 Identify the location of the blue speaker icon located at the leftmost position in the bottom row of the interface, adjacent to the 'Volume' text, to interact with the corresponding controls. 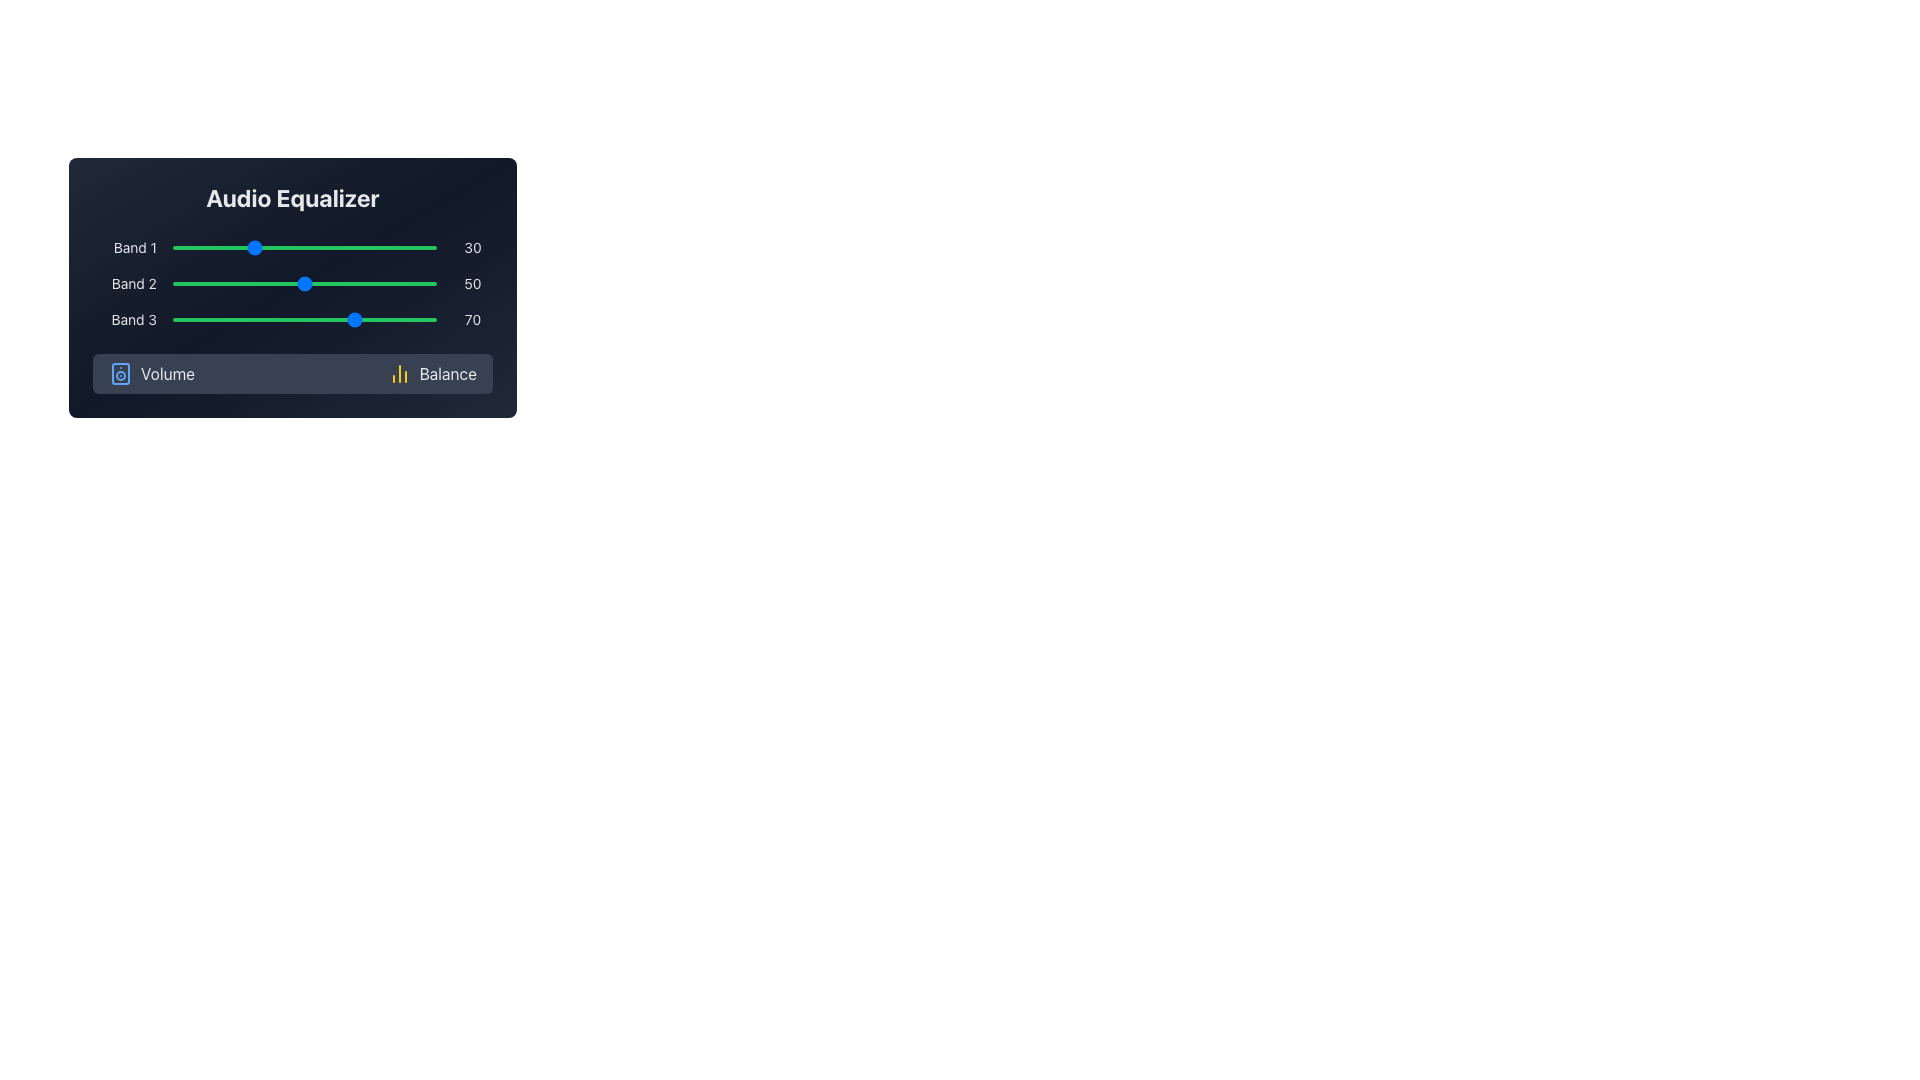
(119, 374).